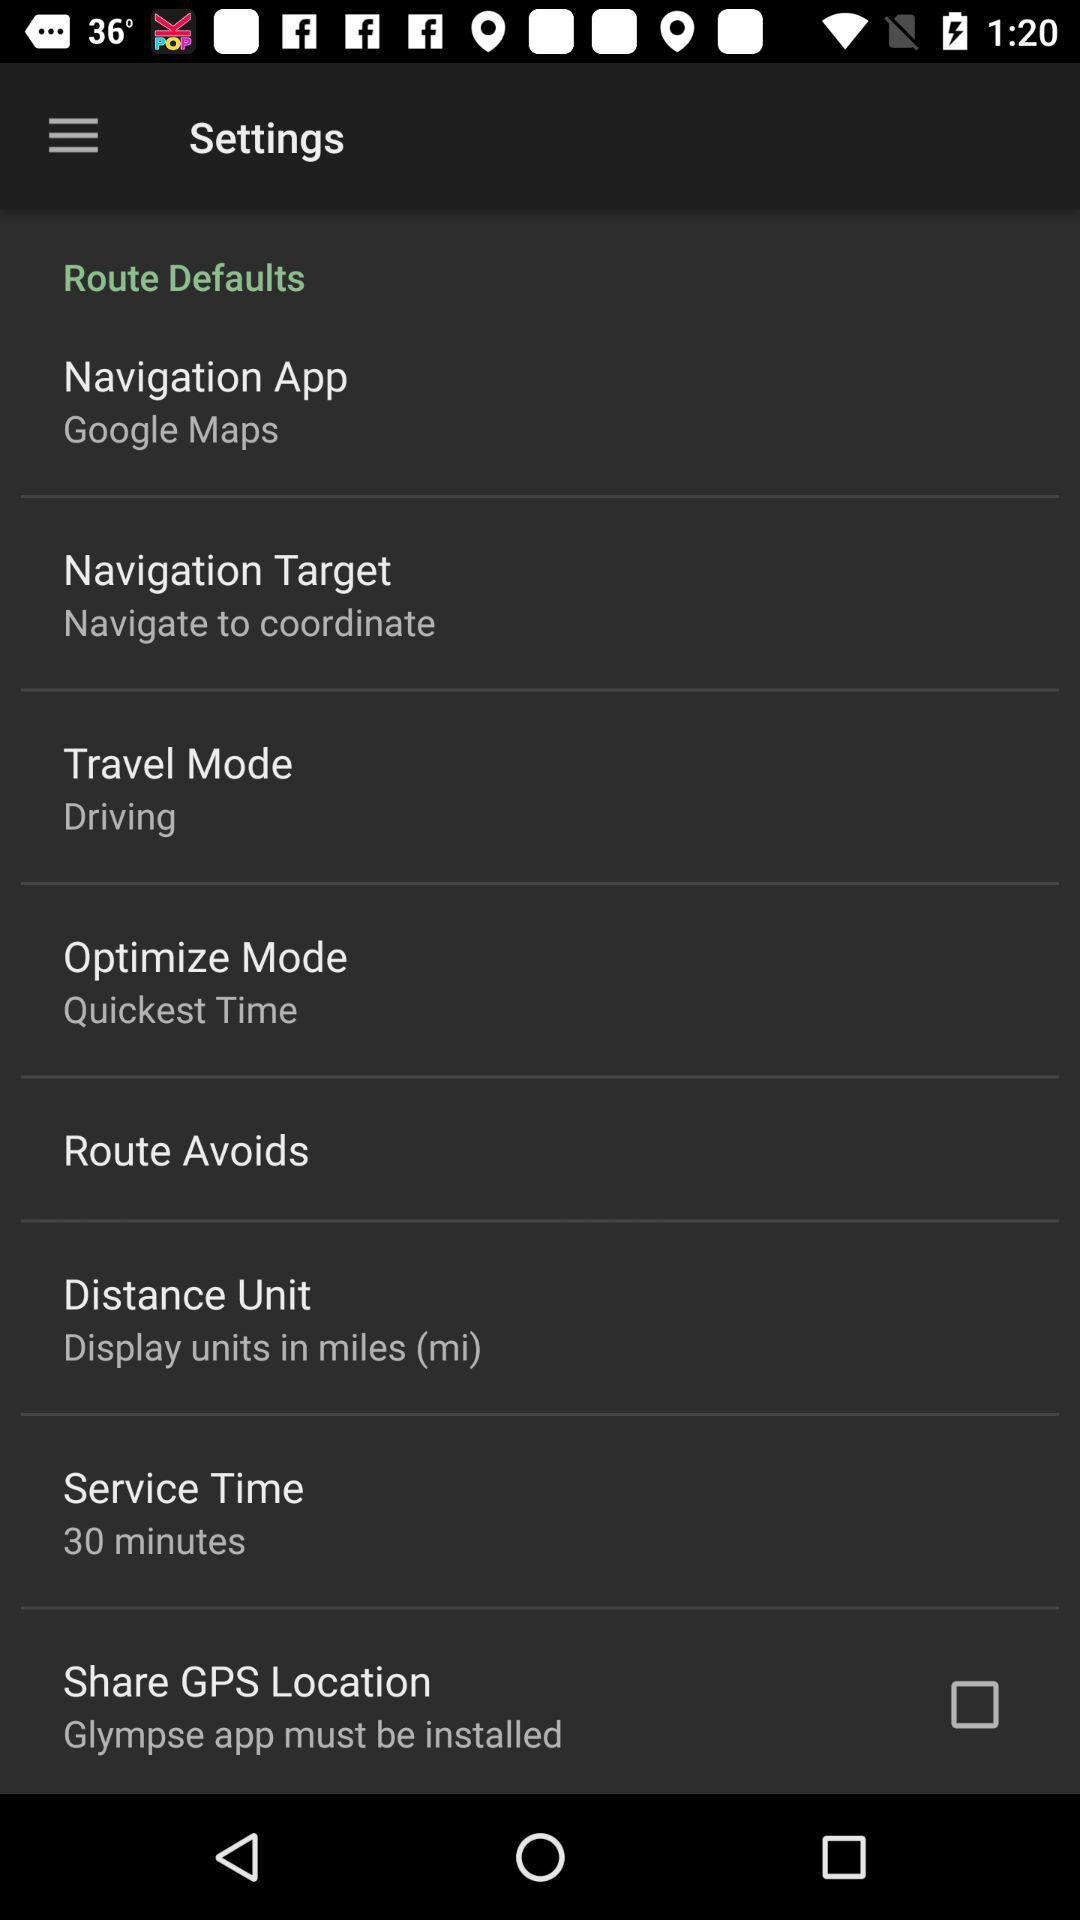 This screenshot has height=1920, width=1080. Describe the element at coordinates (313, 1732) in the screenshot. I see `the glympse app must item` at that location.